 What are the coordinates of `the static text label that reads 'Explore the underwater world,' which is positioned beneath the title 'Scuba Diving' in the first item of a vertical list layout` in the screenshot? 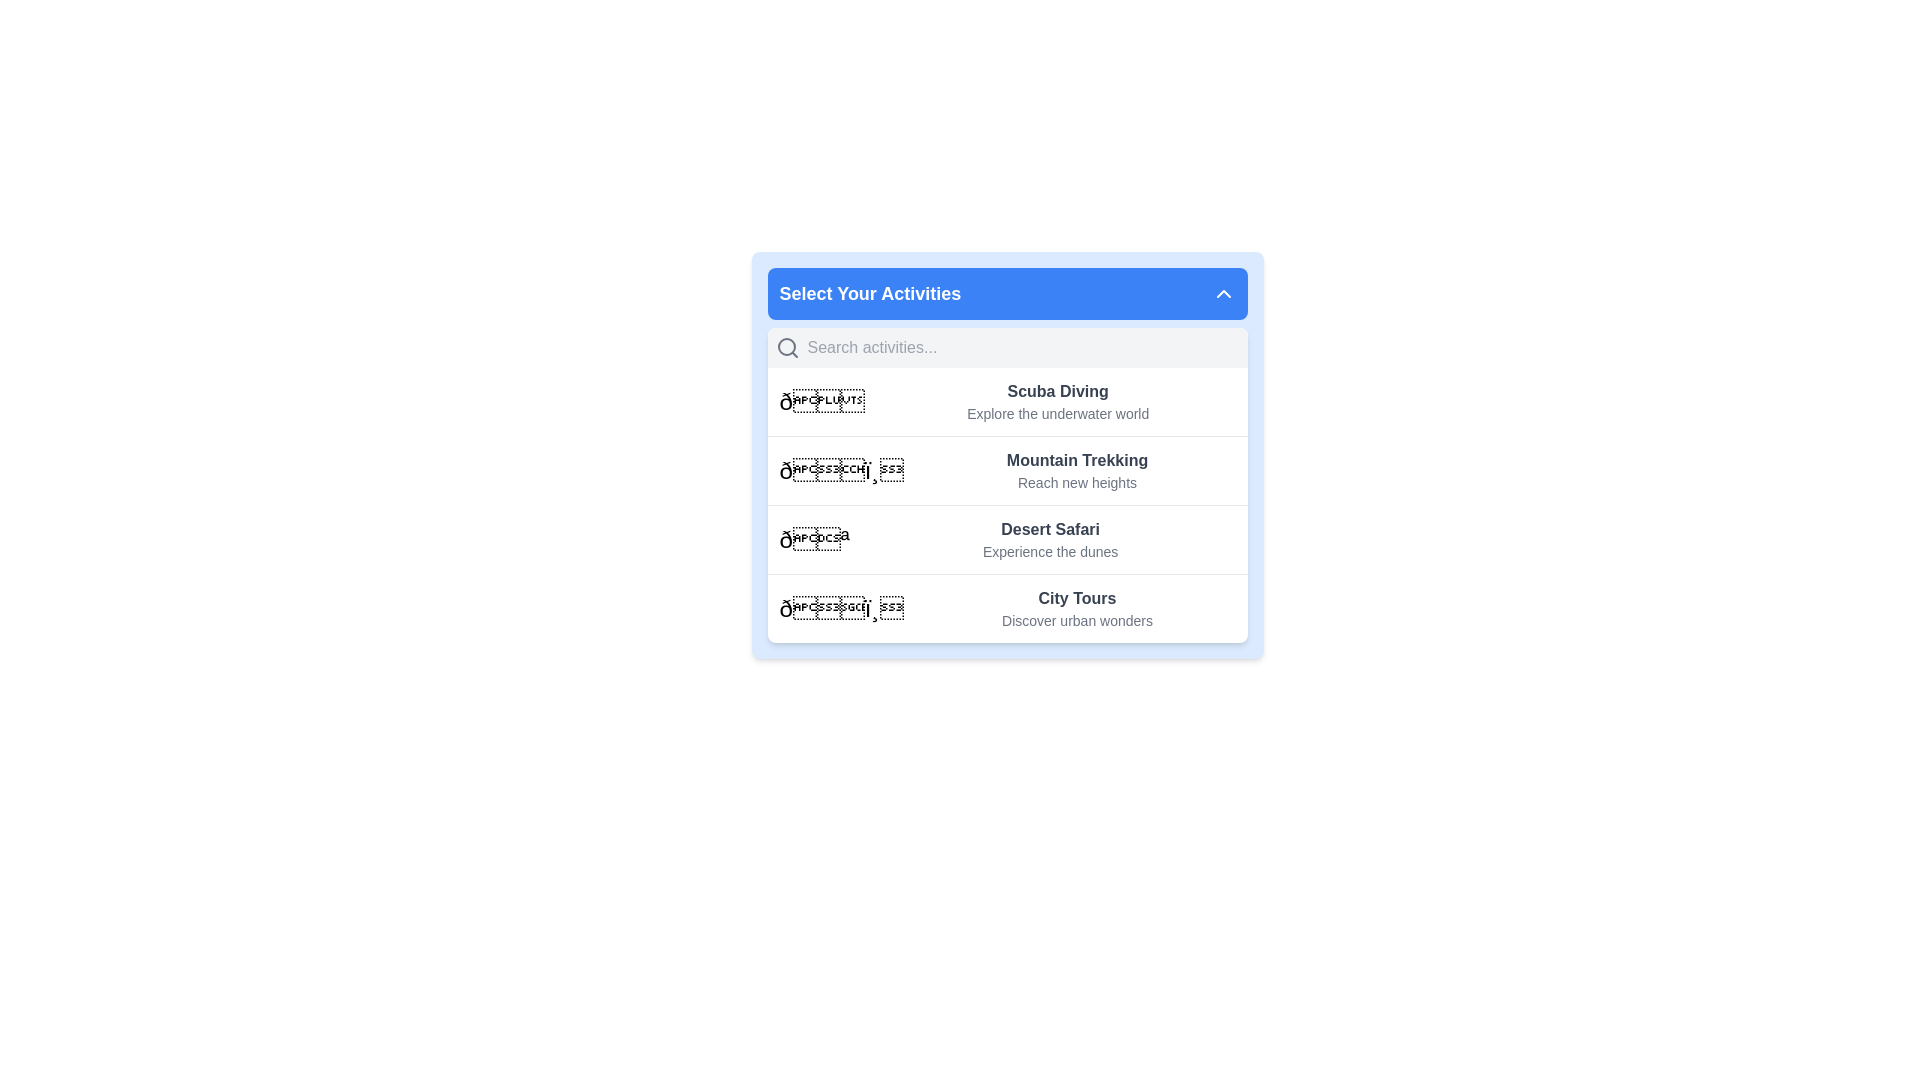 It's located at (1057, 412).